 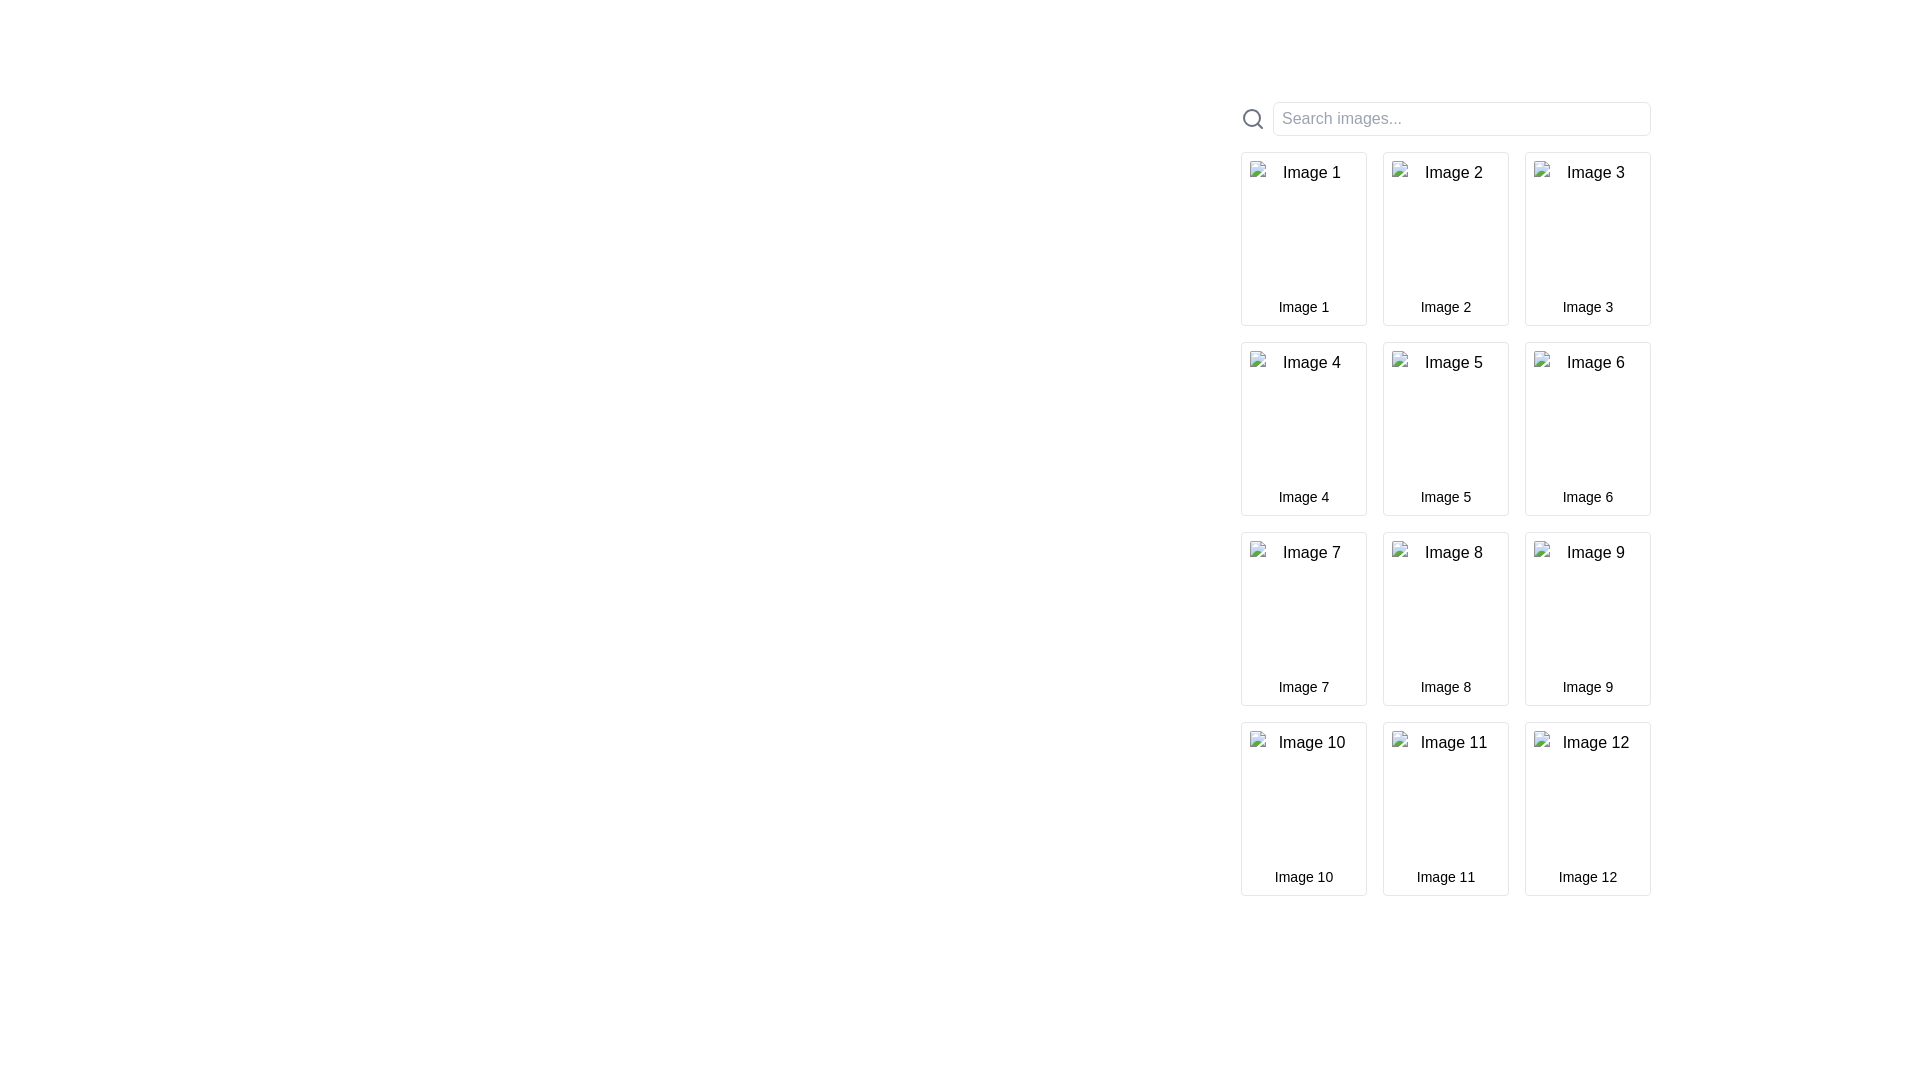 What do you see at coordinates (1304, 414) in the screenshot?
I see `the image placeholder labeled 'Image 4' located in the second row and second column of the grid layout` at bounding box center [1304, 414].